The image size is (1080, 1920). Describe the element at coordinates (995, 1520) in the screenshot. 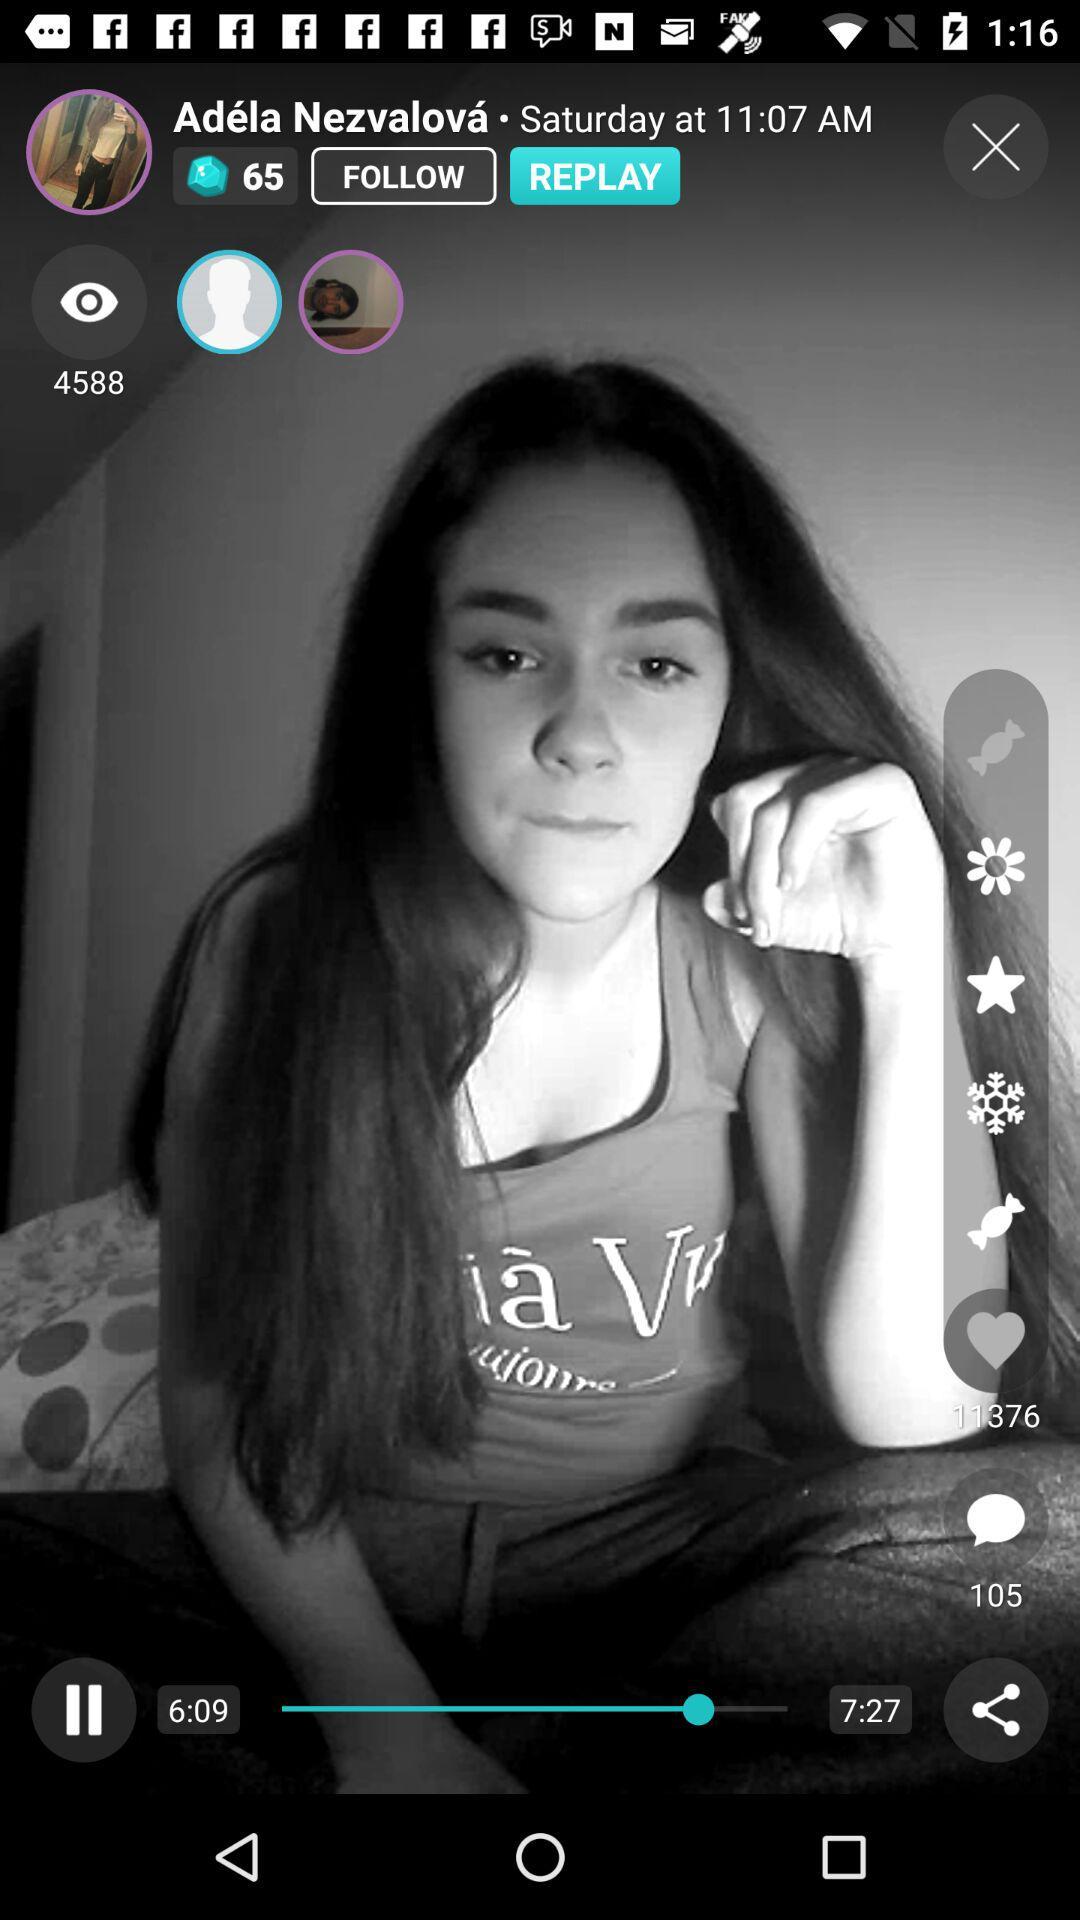

I see `type the text` at that location.